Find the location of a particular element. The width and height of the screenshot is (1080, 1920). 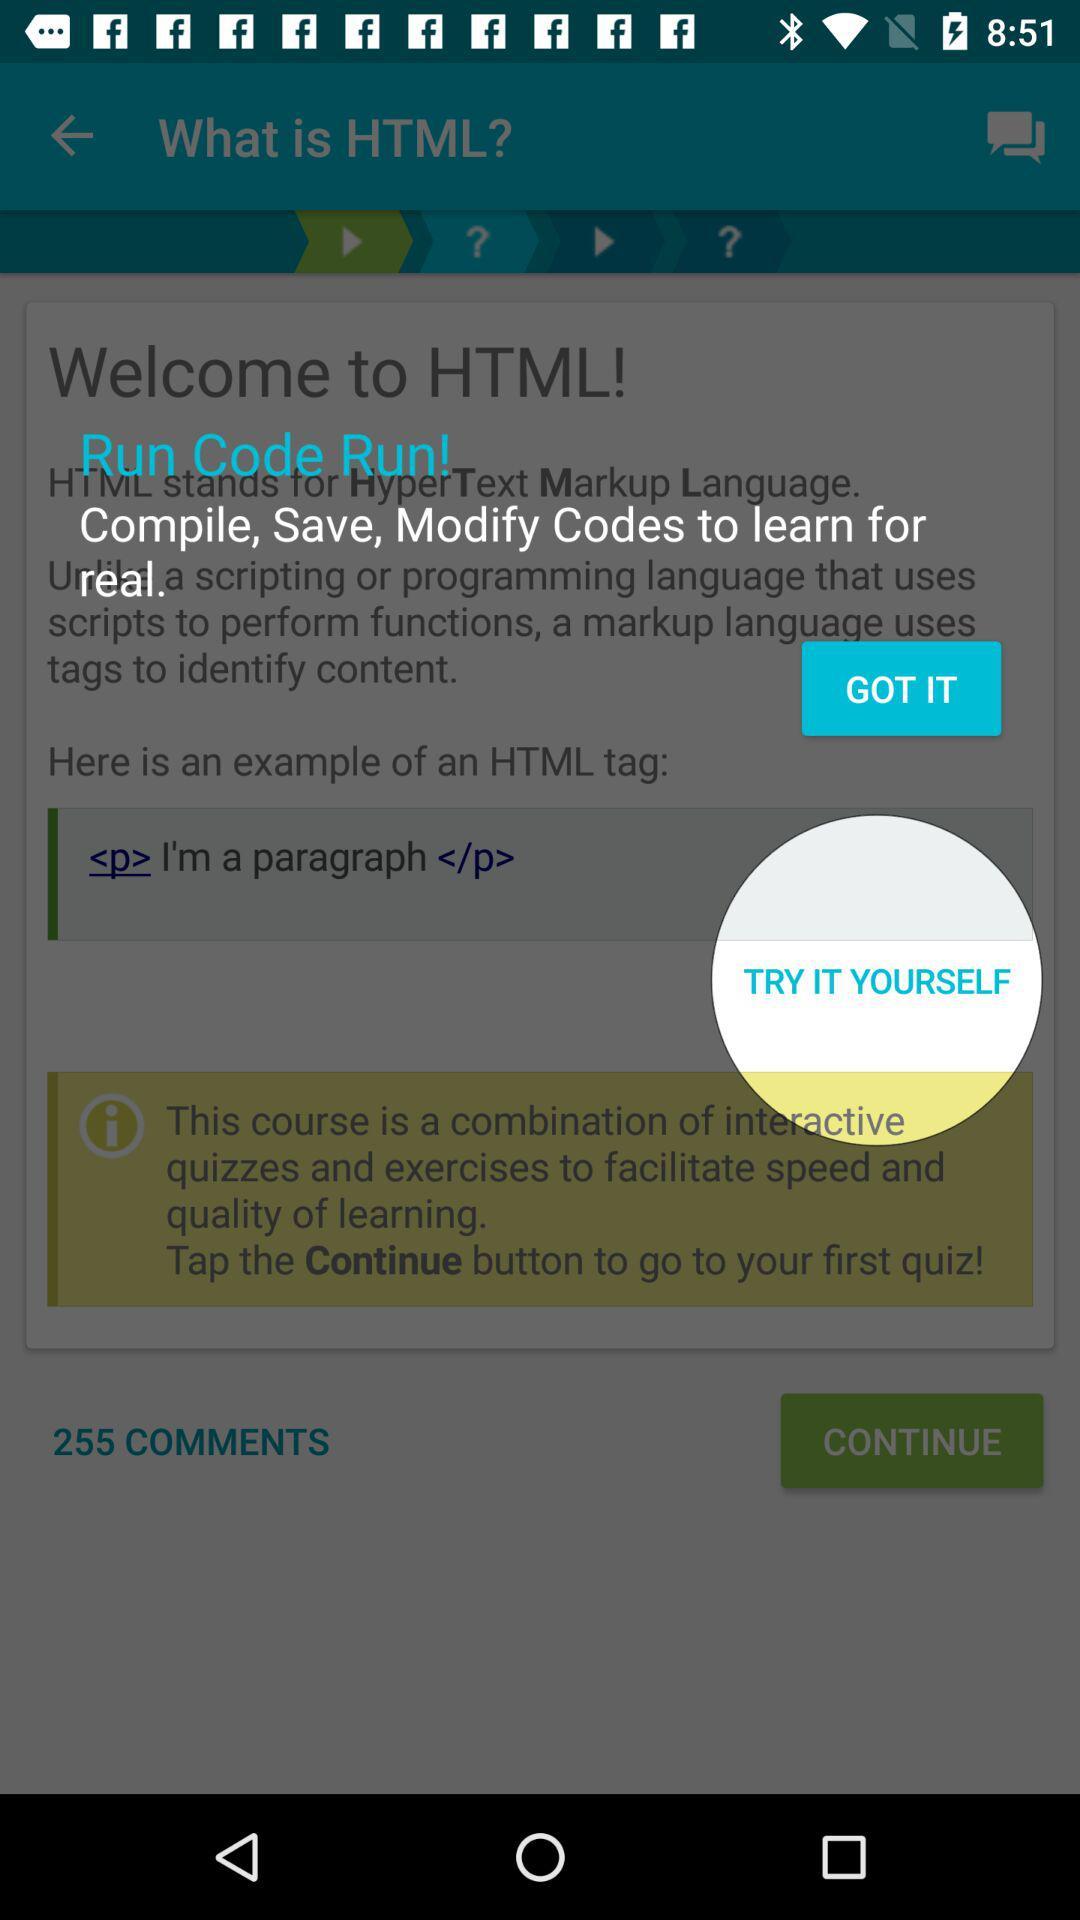

all in one app help icon is located at coordinates (729, 240).